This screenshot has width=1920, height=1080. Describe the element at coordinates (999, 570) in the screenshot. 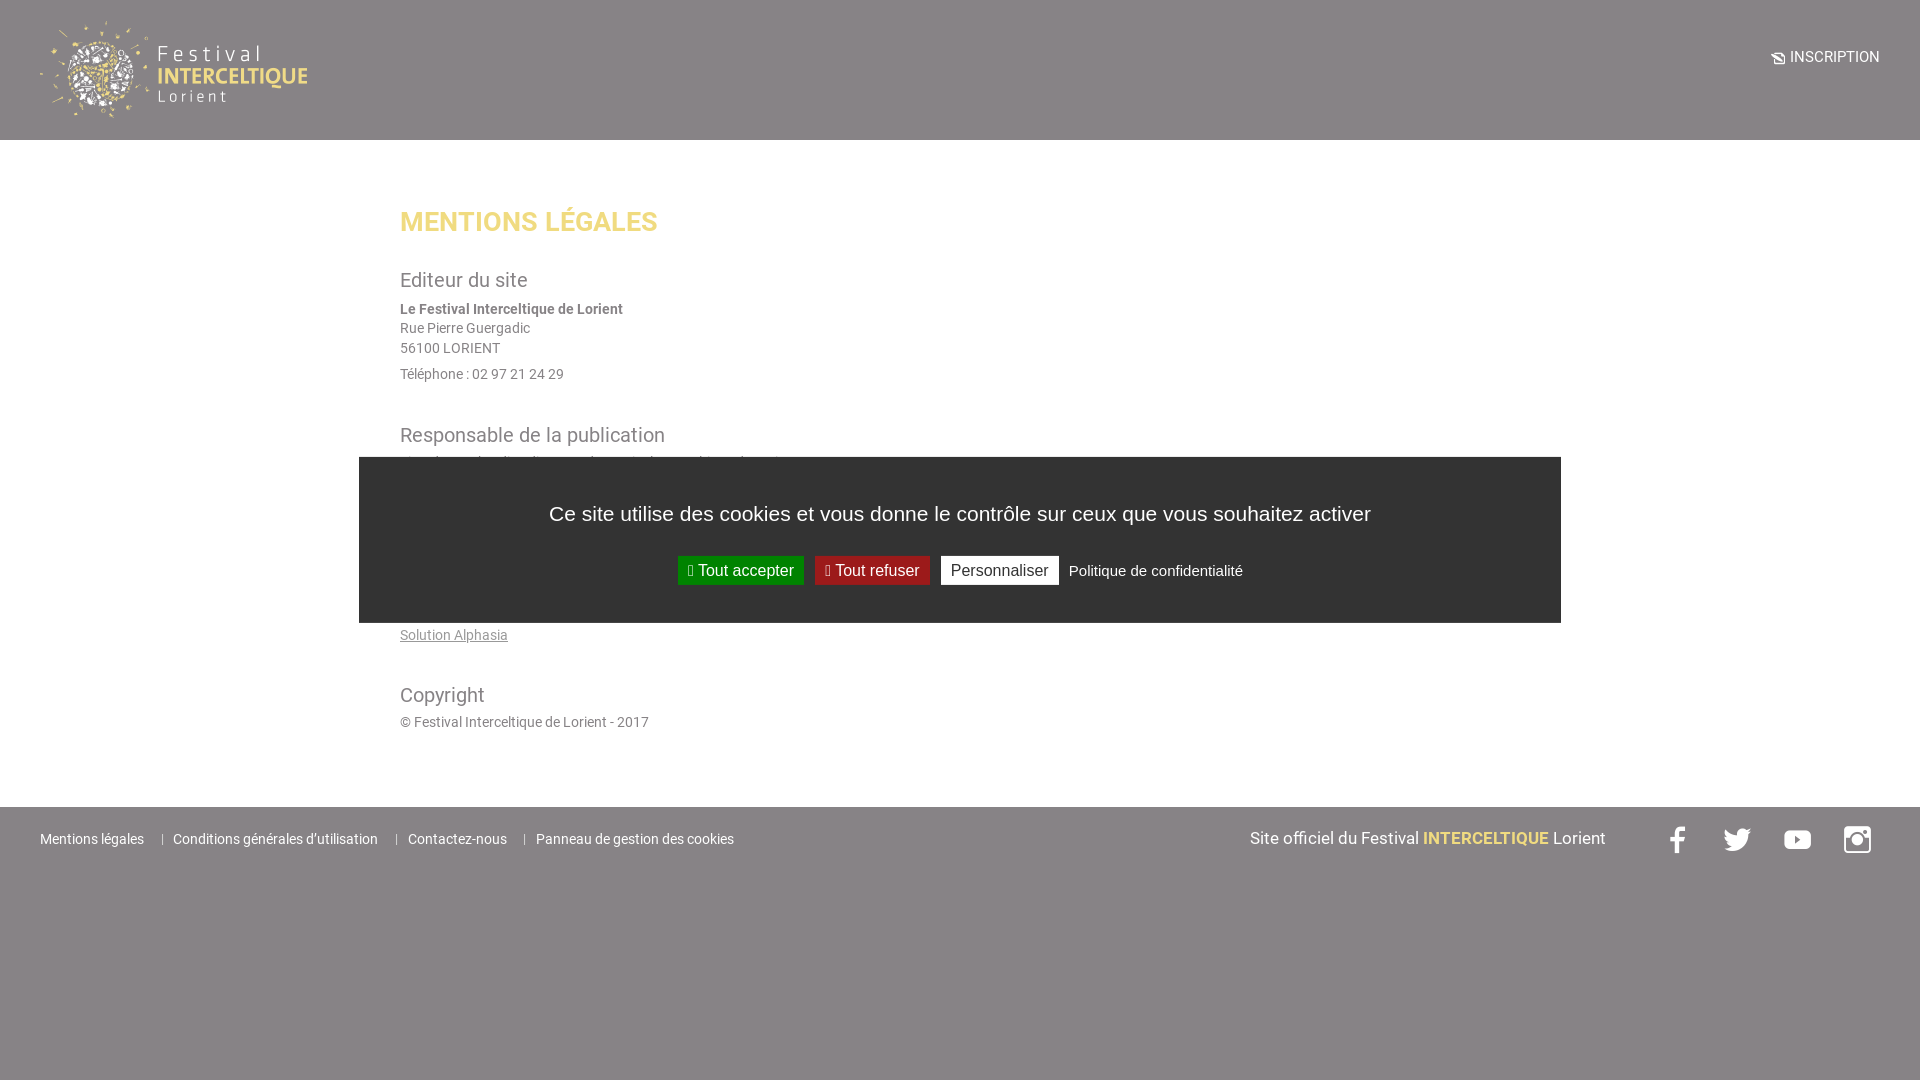

I see `'Personnaliser'` at that location.